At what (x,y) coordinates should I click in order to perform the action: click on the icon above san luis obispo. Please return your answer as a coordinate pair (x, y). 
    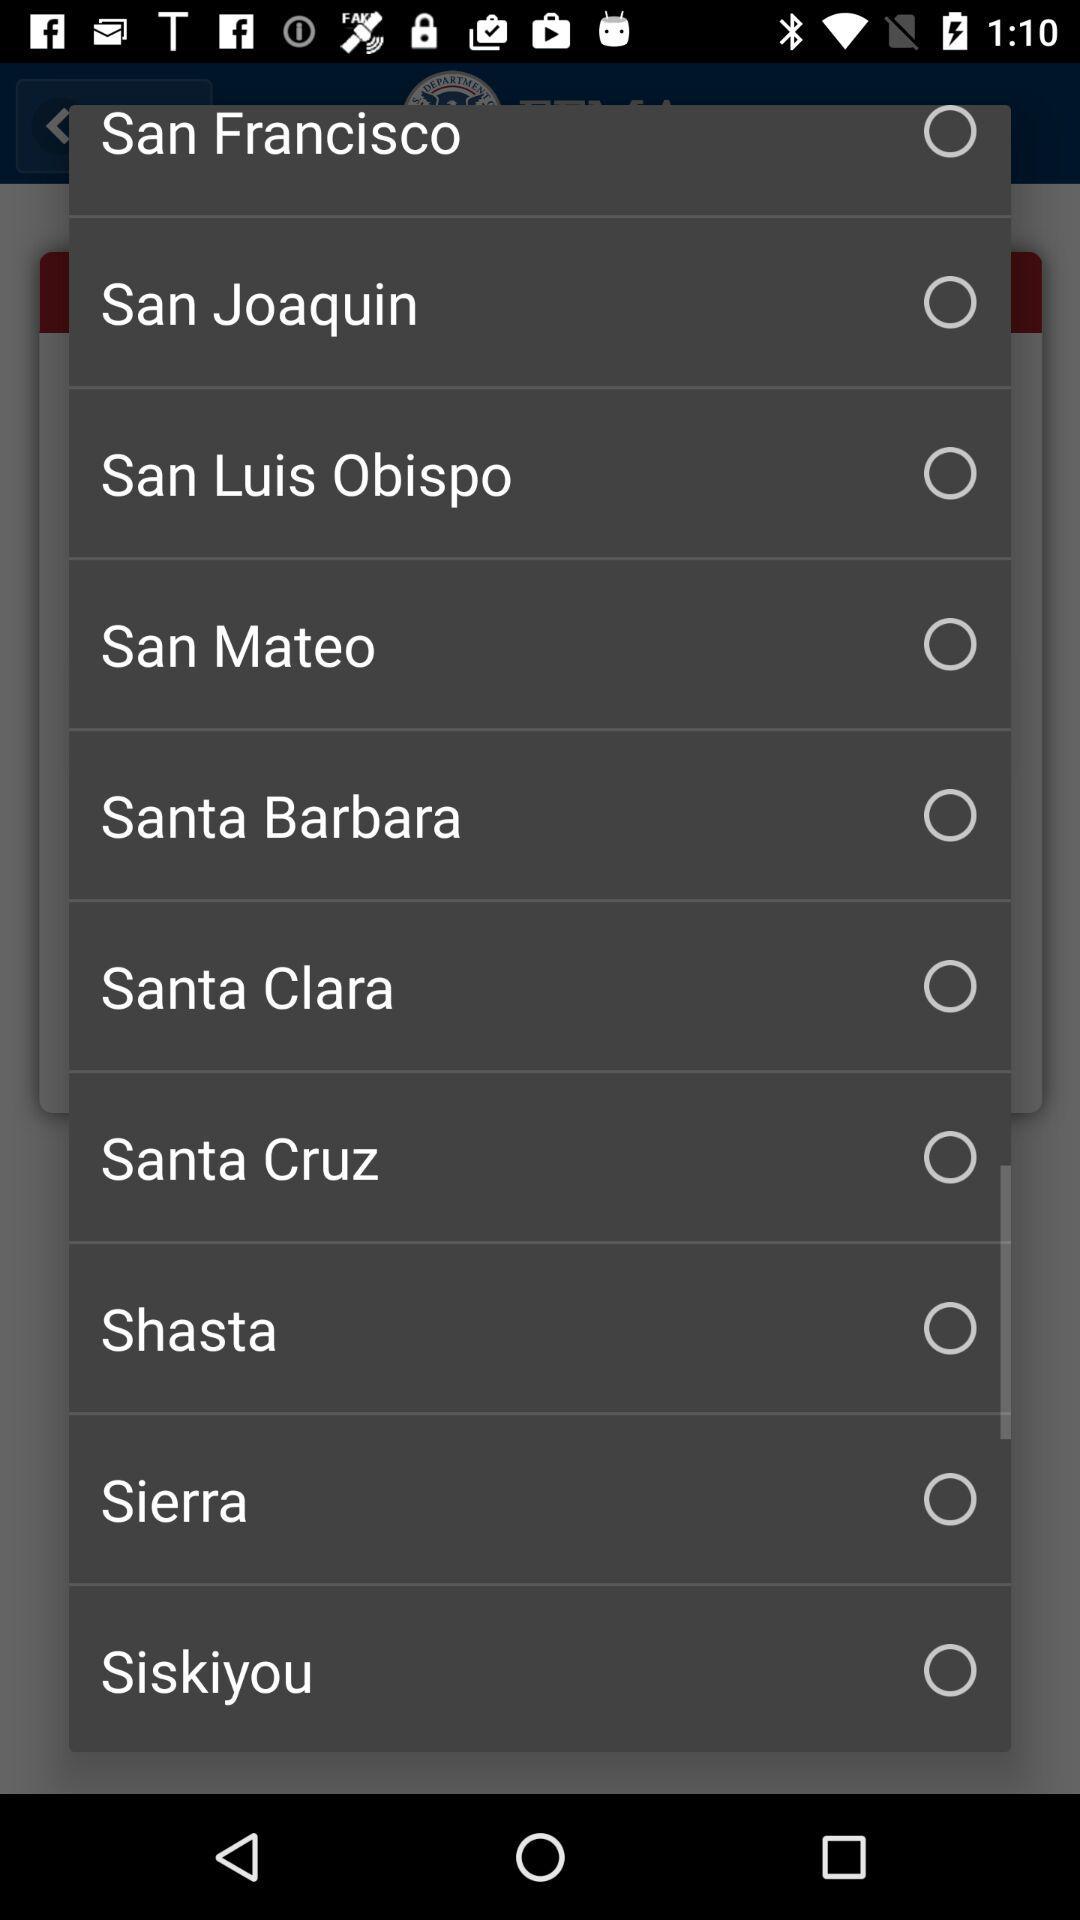
    Looking at the image, I should click on (540, 301).